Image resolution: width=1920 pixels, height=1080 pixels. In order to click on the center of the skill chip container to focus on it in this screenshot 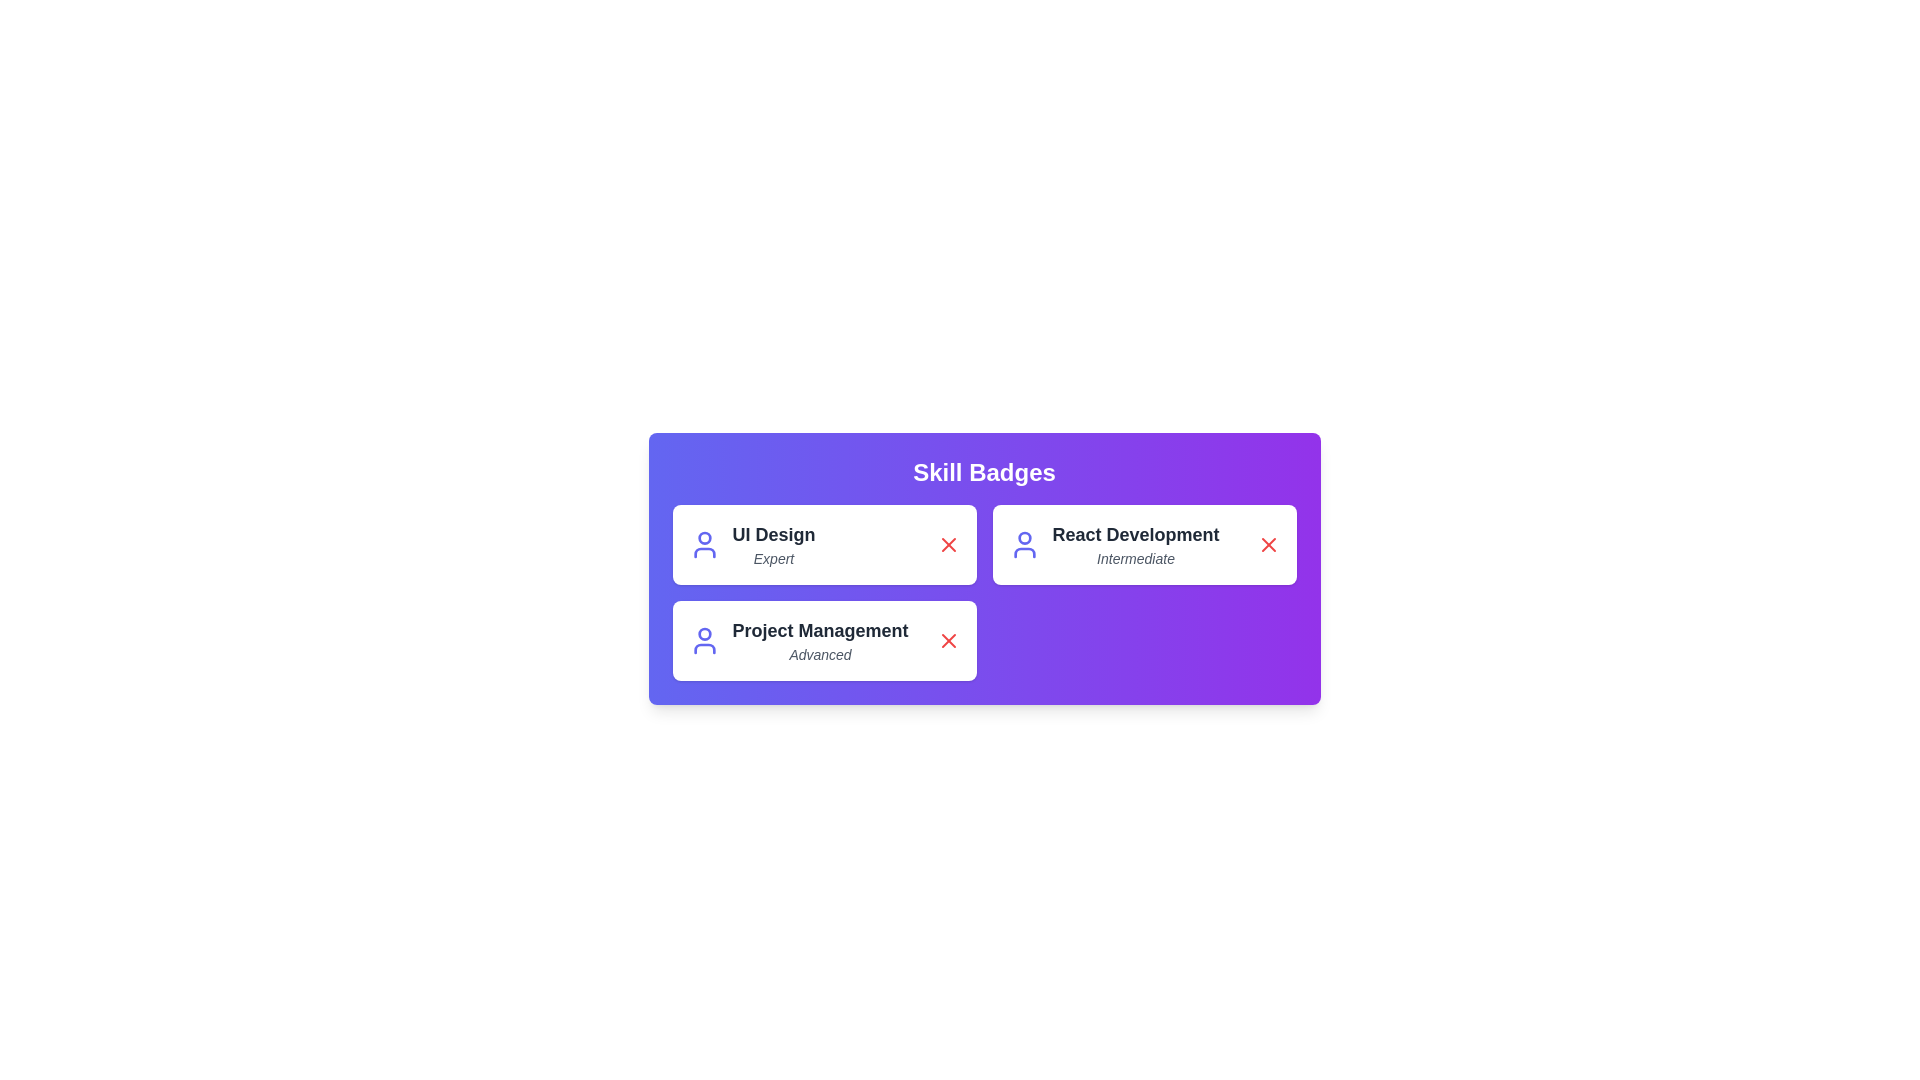, I will do `click(984, 569)`.